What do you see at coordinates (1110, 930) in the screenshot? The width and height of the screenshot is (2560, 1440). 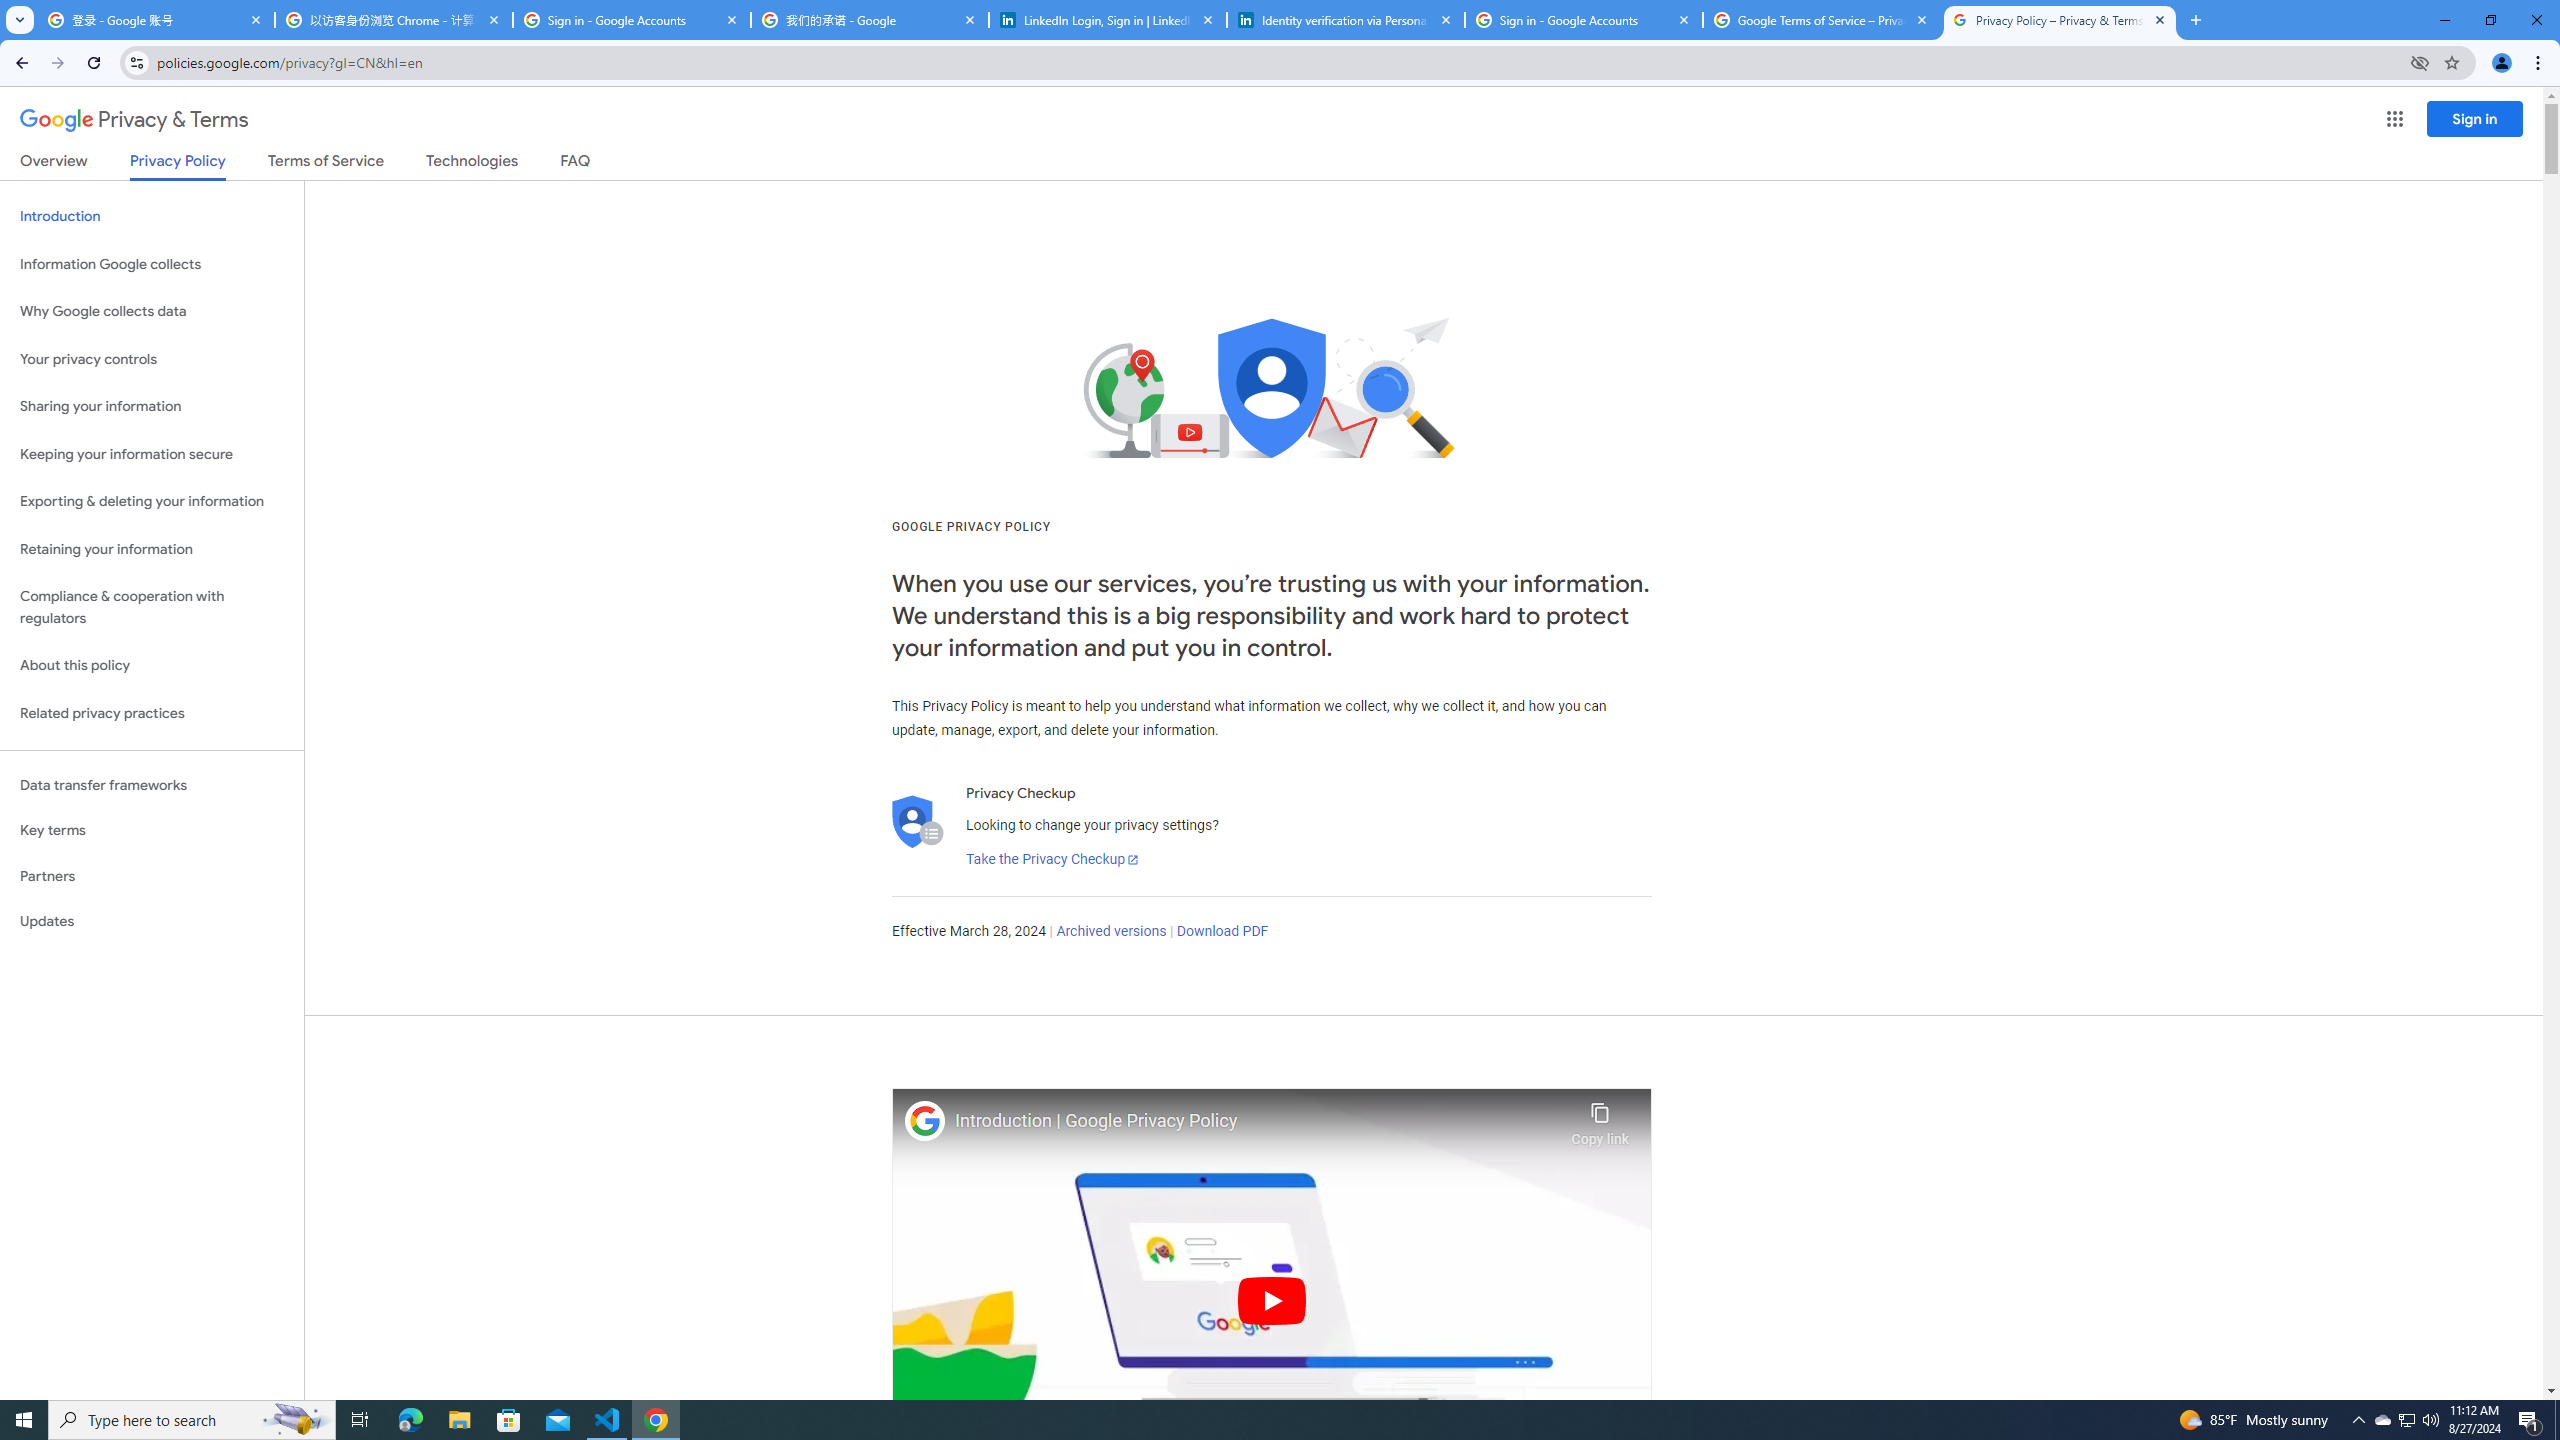 I see `'Archived versions'` at bounding box center [1110, 930].